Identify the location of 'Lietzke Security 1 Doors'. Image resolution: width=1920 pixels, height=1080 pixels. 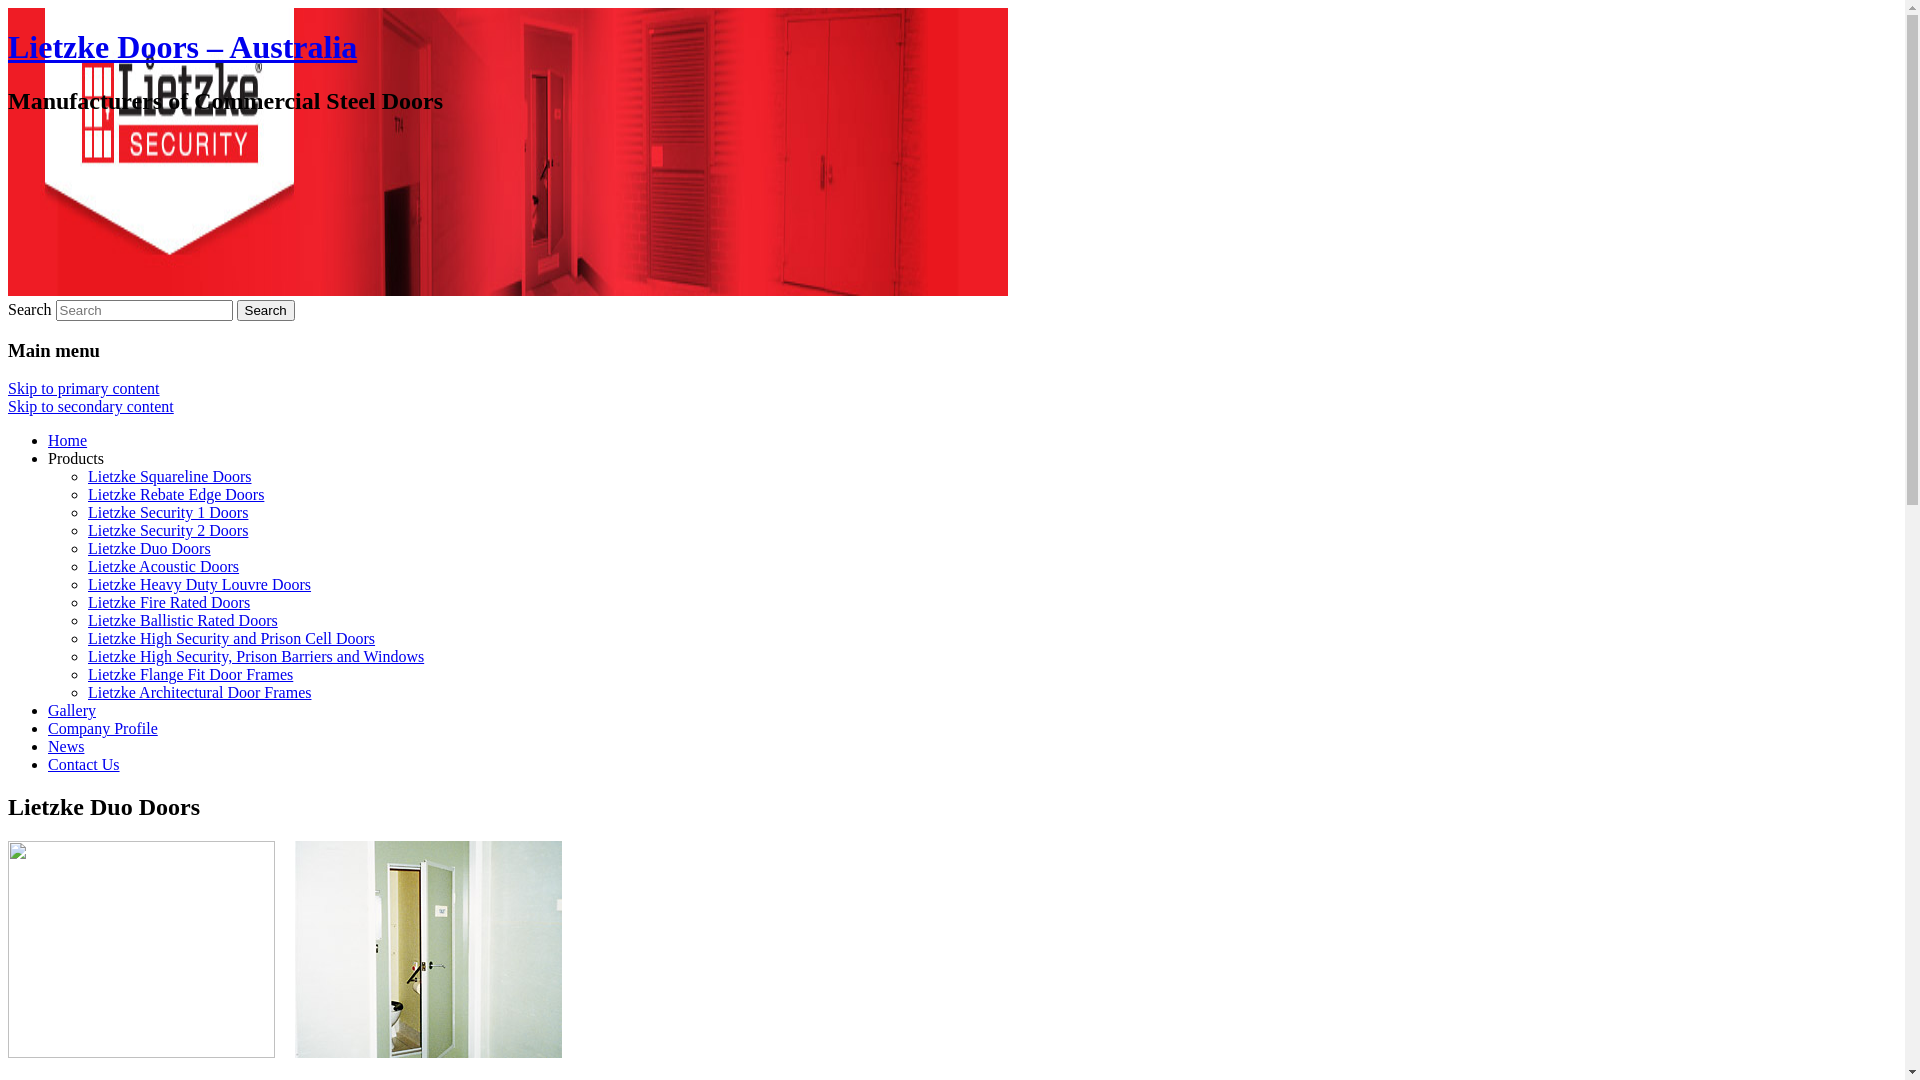
(168, 511).